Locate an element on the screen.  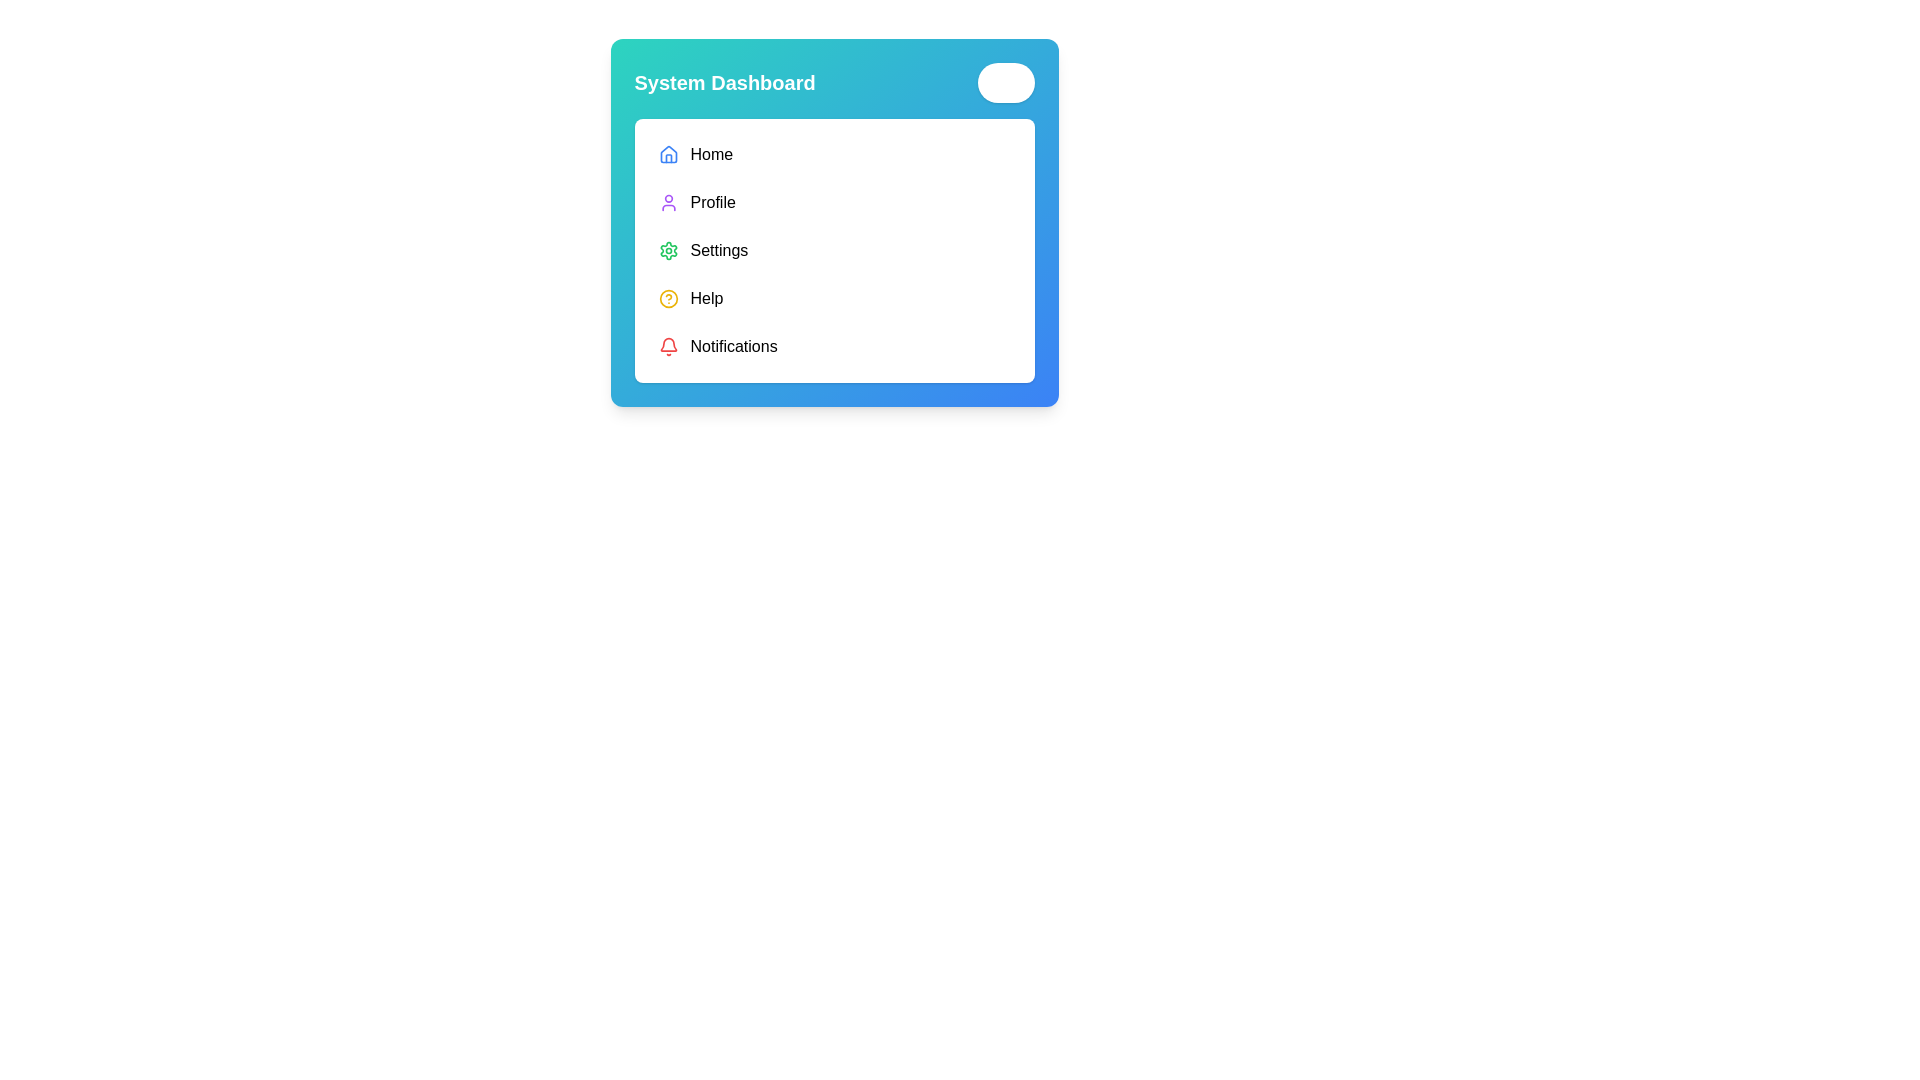
the 'Settings' item in the vertical navigational menu located centrally within the white rounded rectangle section of the 'System Dashboard' is located at coordinates (834, 249).